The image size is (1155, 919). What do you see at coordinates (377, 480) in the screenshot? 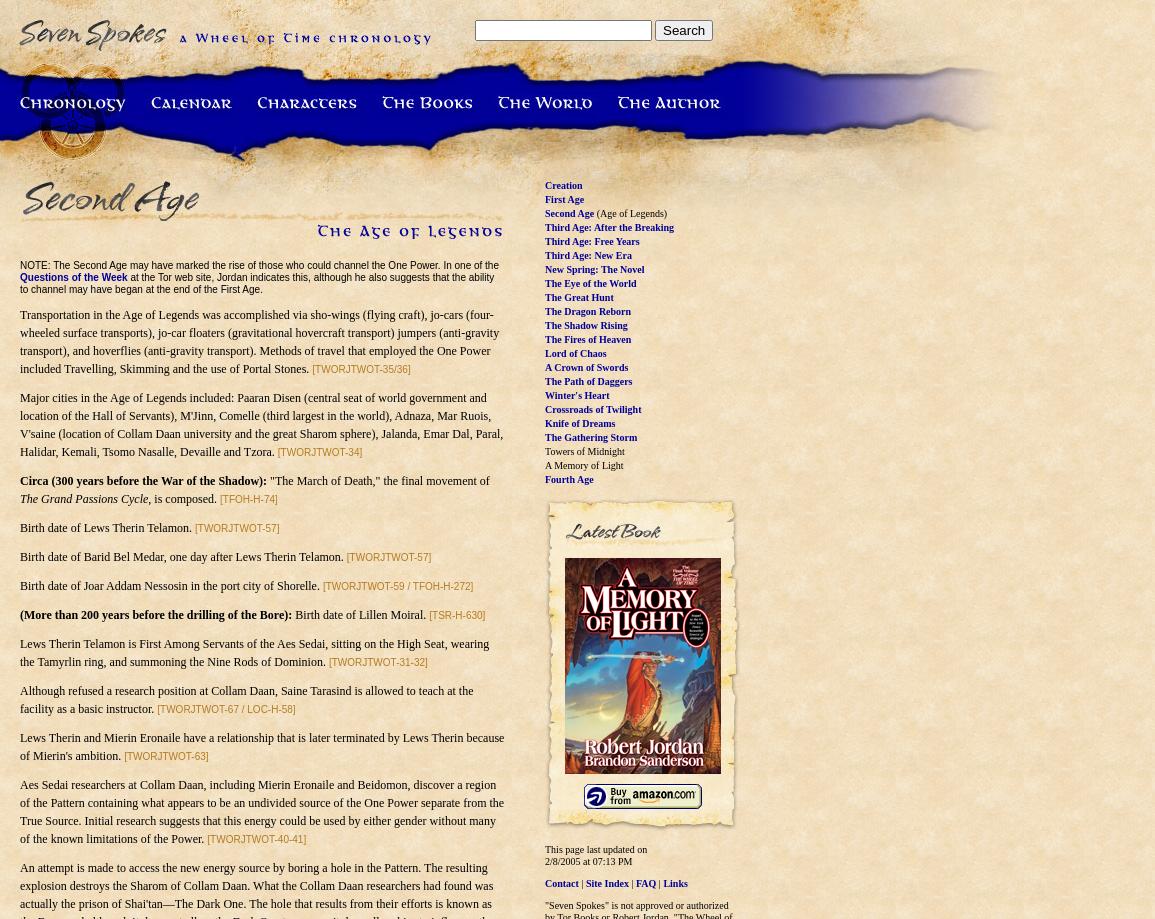
I see `'"The March of Death," the final movement of'` at bounding box center [377, 480].